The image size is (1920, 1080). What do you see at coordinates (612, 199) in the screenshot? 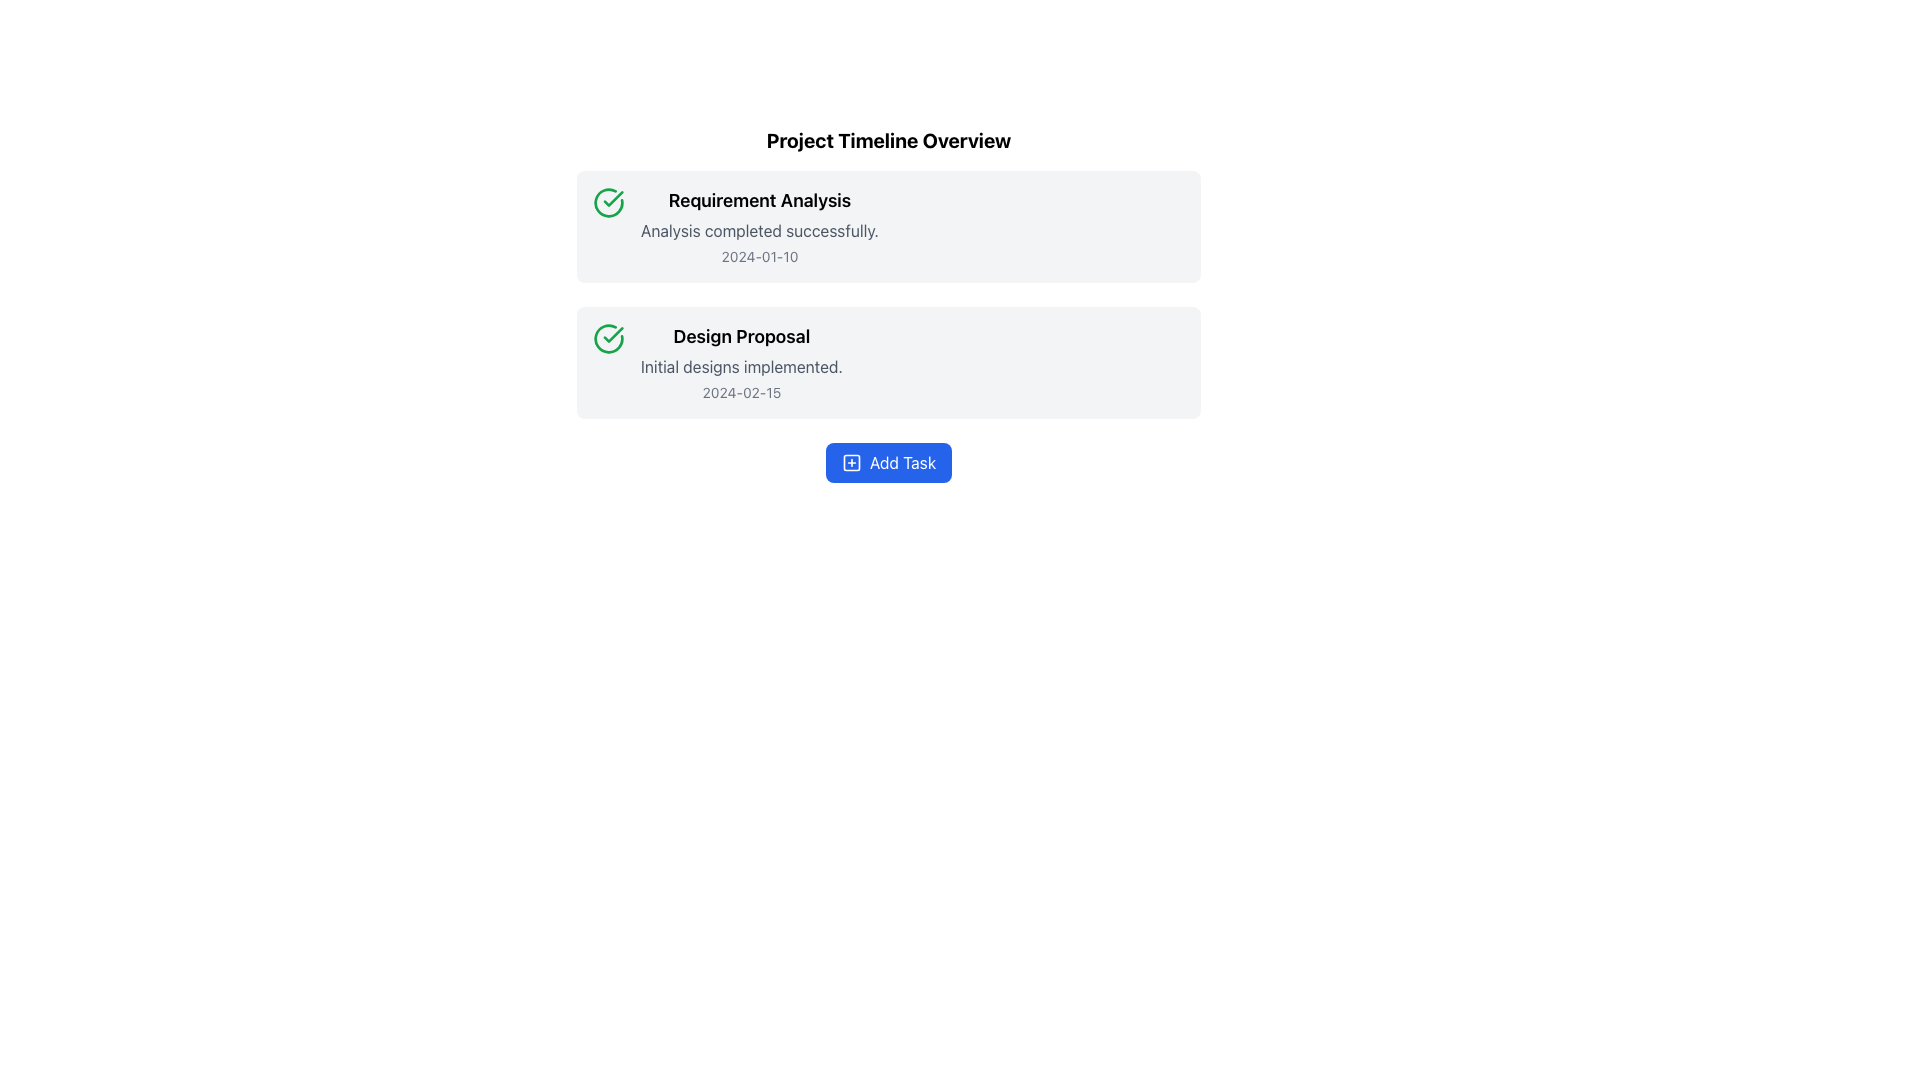
I see `the checkmark icon located to the left of the title text in the 'Requirement Analysis' card, which signifies task completion` at bounding box center [612, 199].